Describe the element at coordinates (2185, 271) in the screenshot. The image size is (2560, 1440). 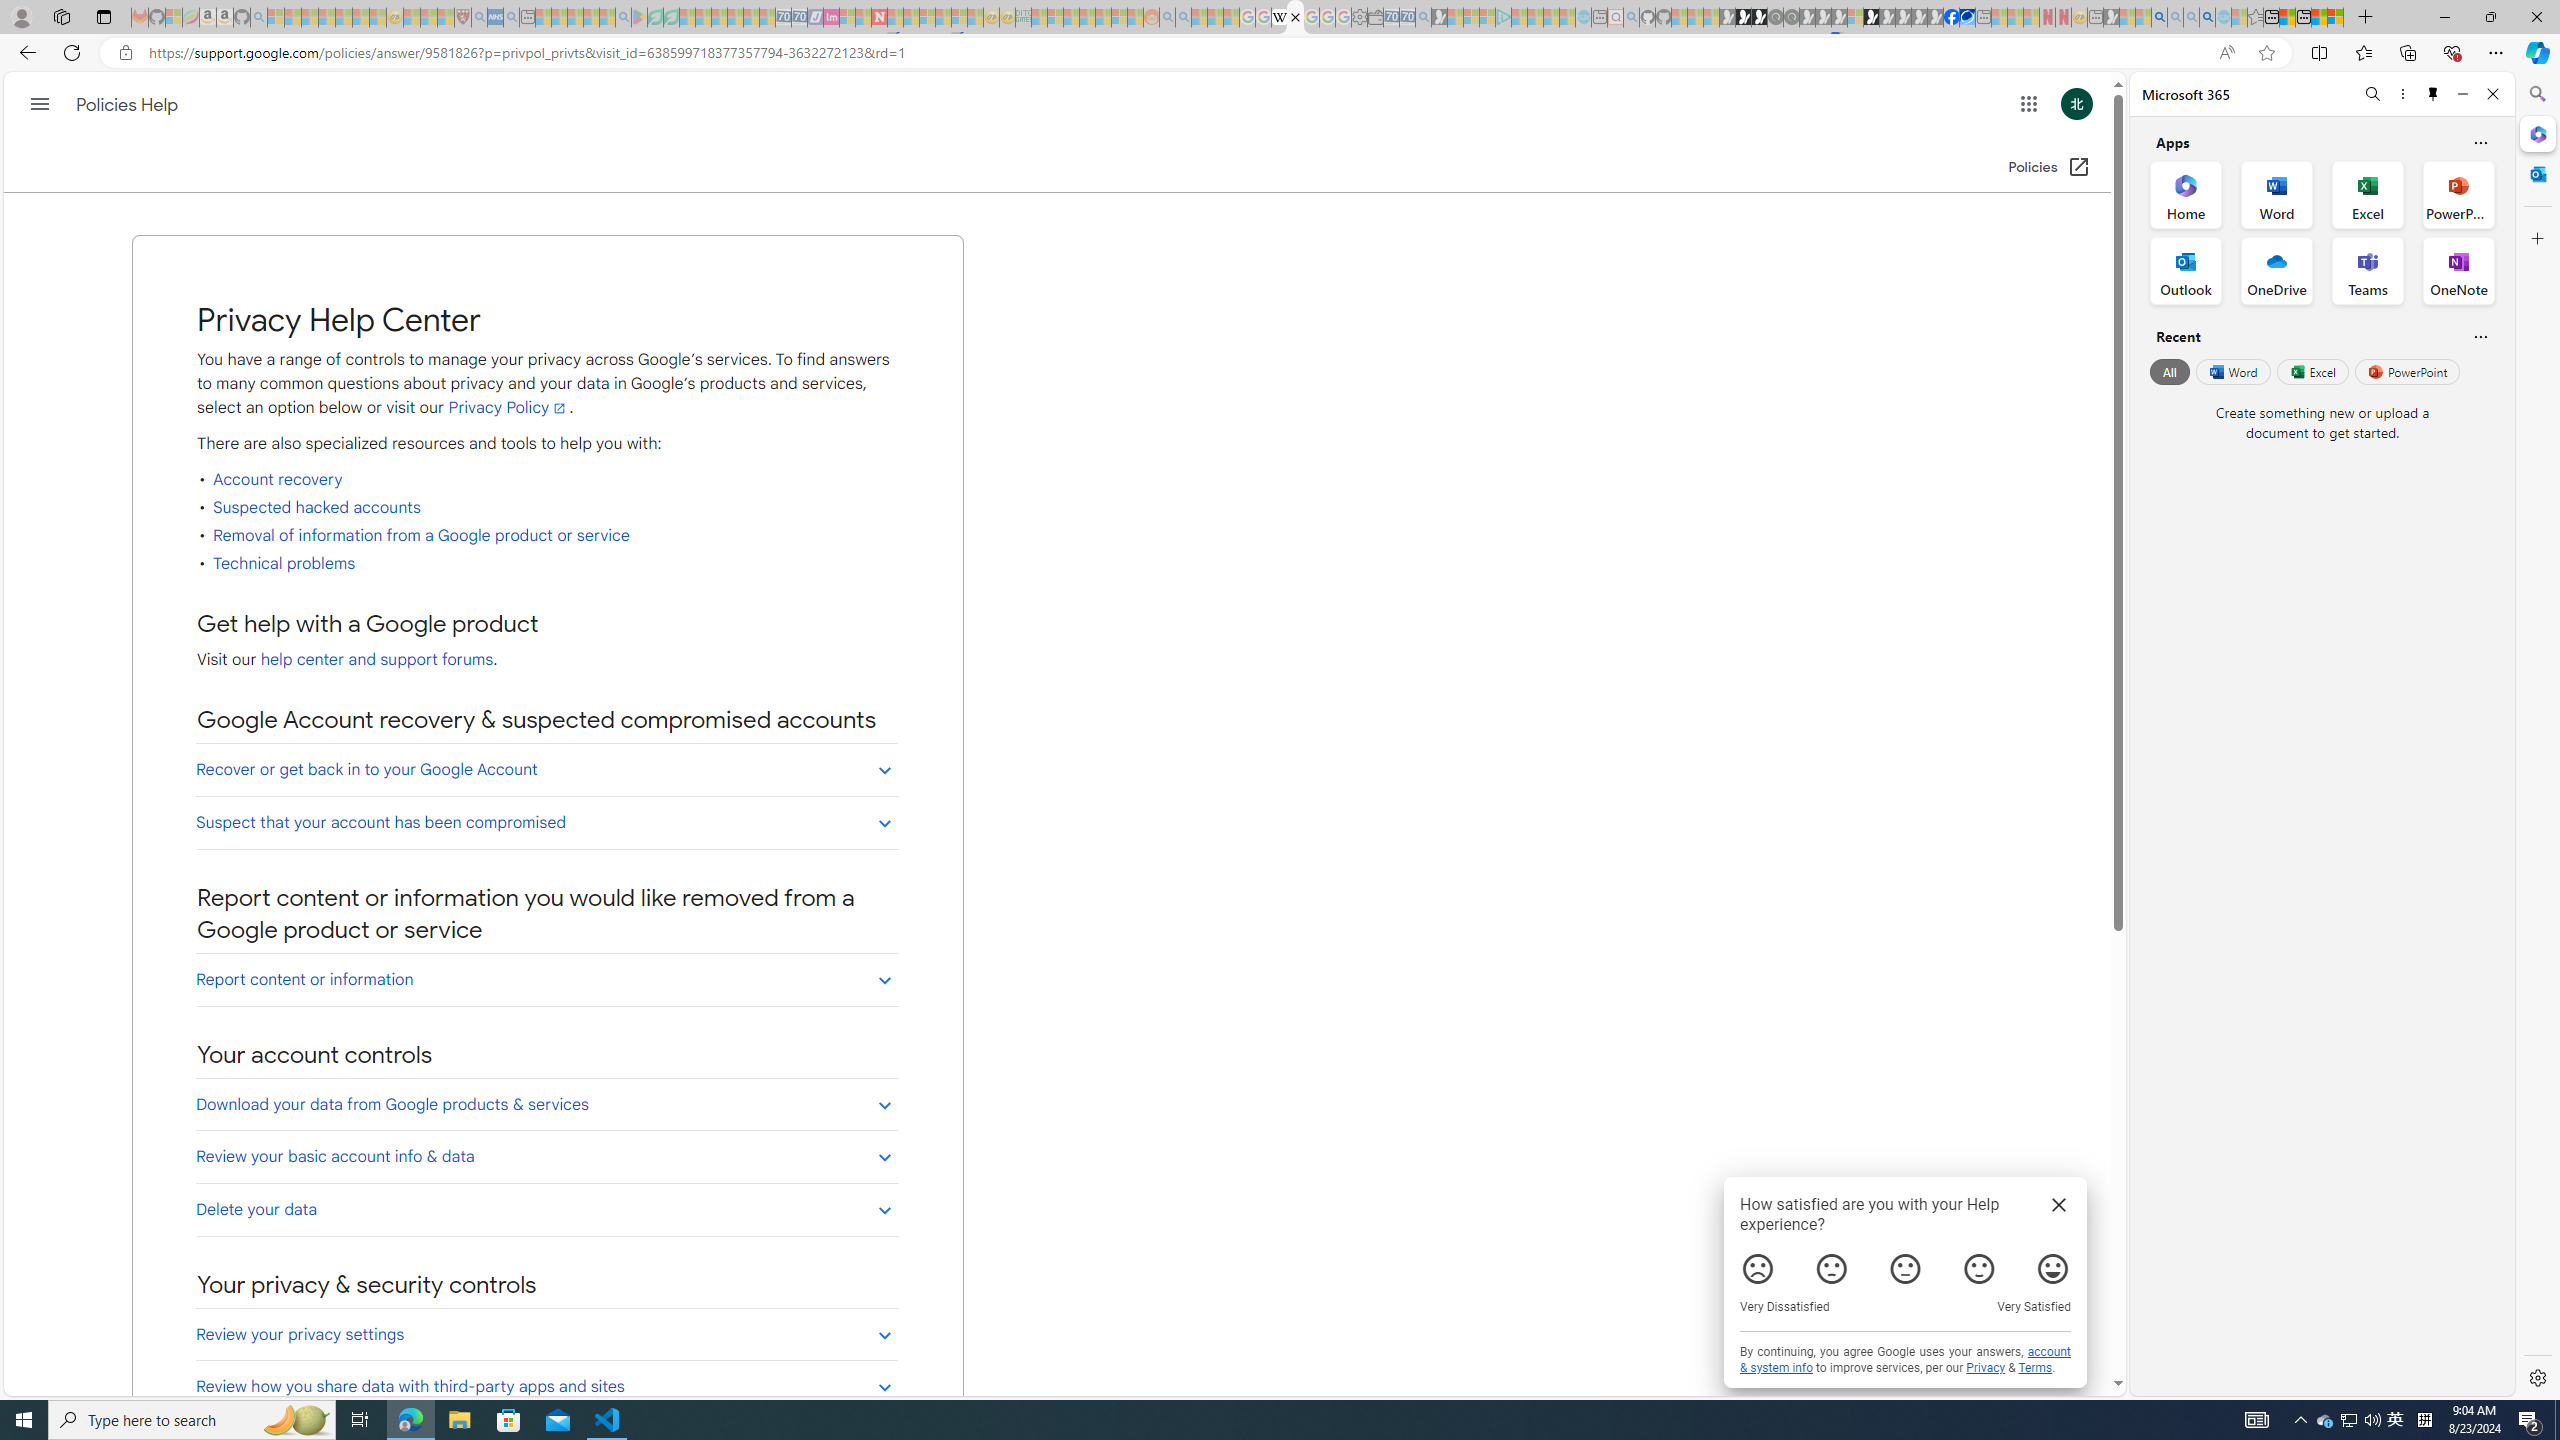
I see `'Outlook Office App'` at that location.